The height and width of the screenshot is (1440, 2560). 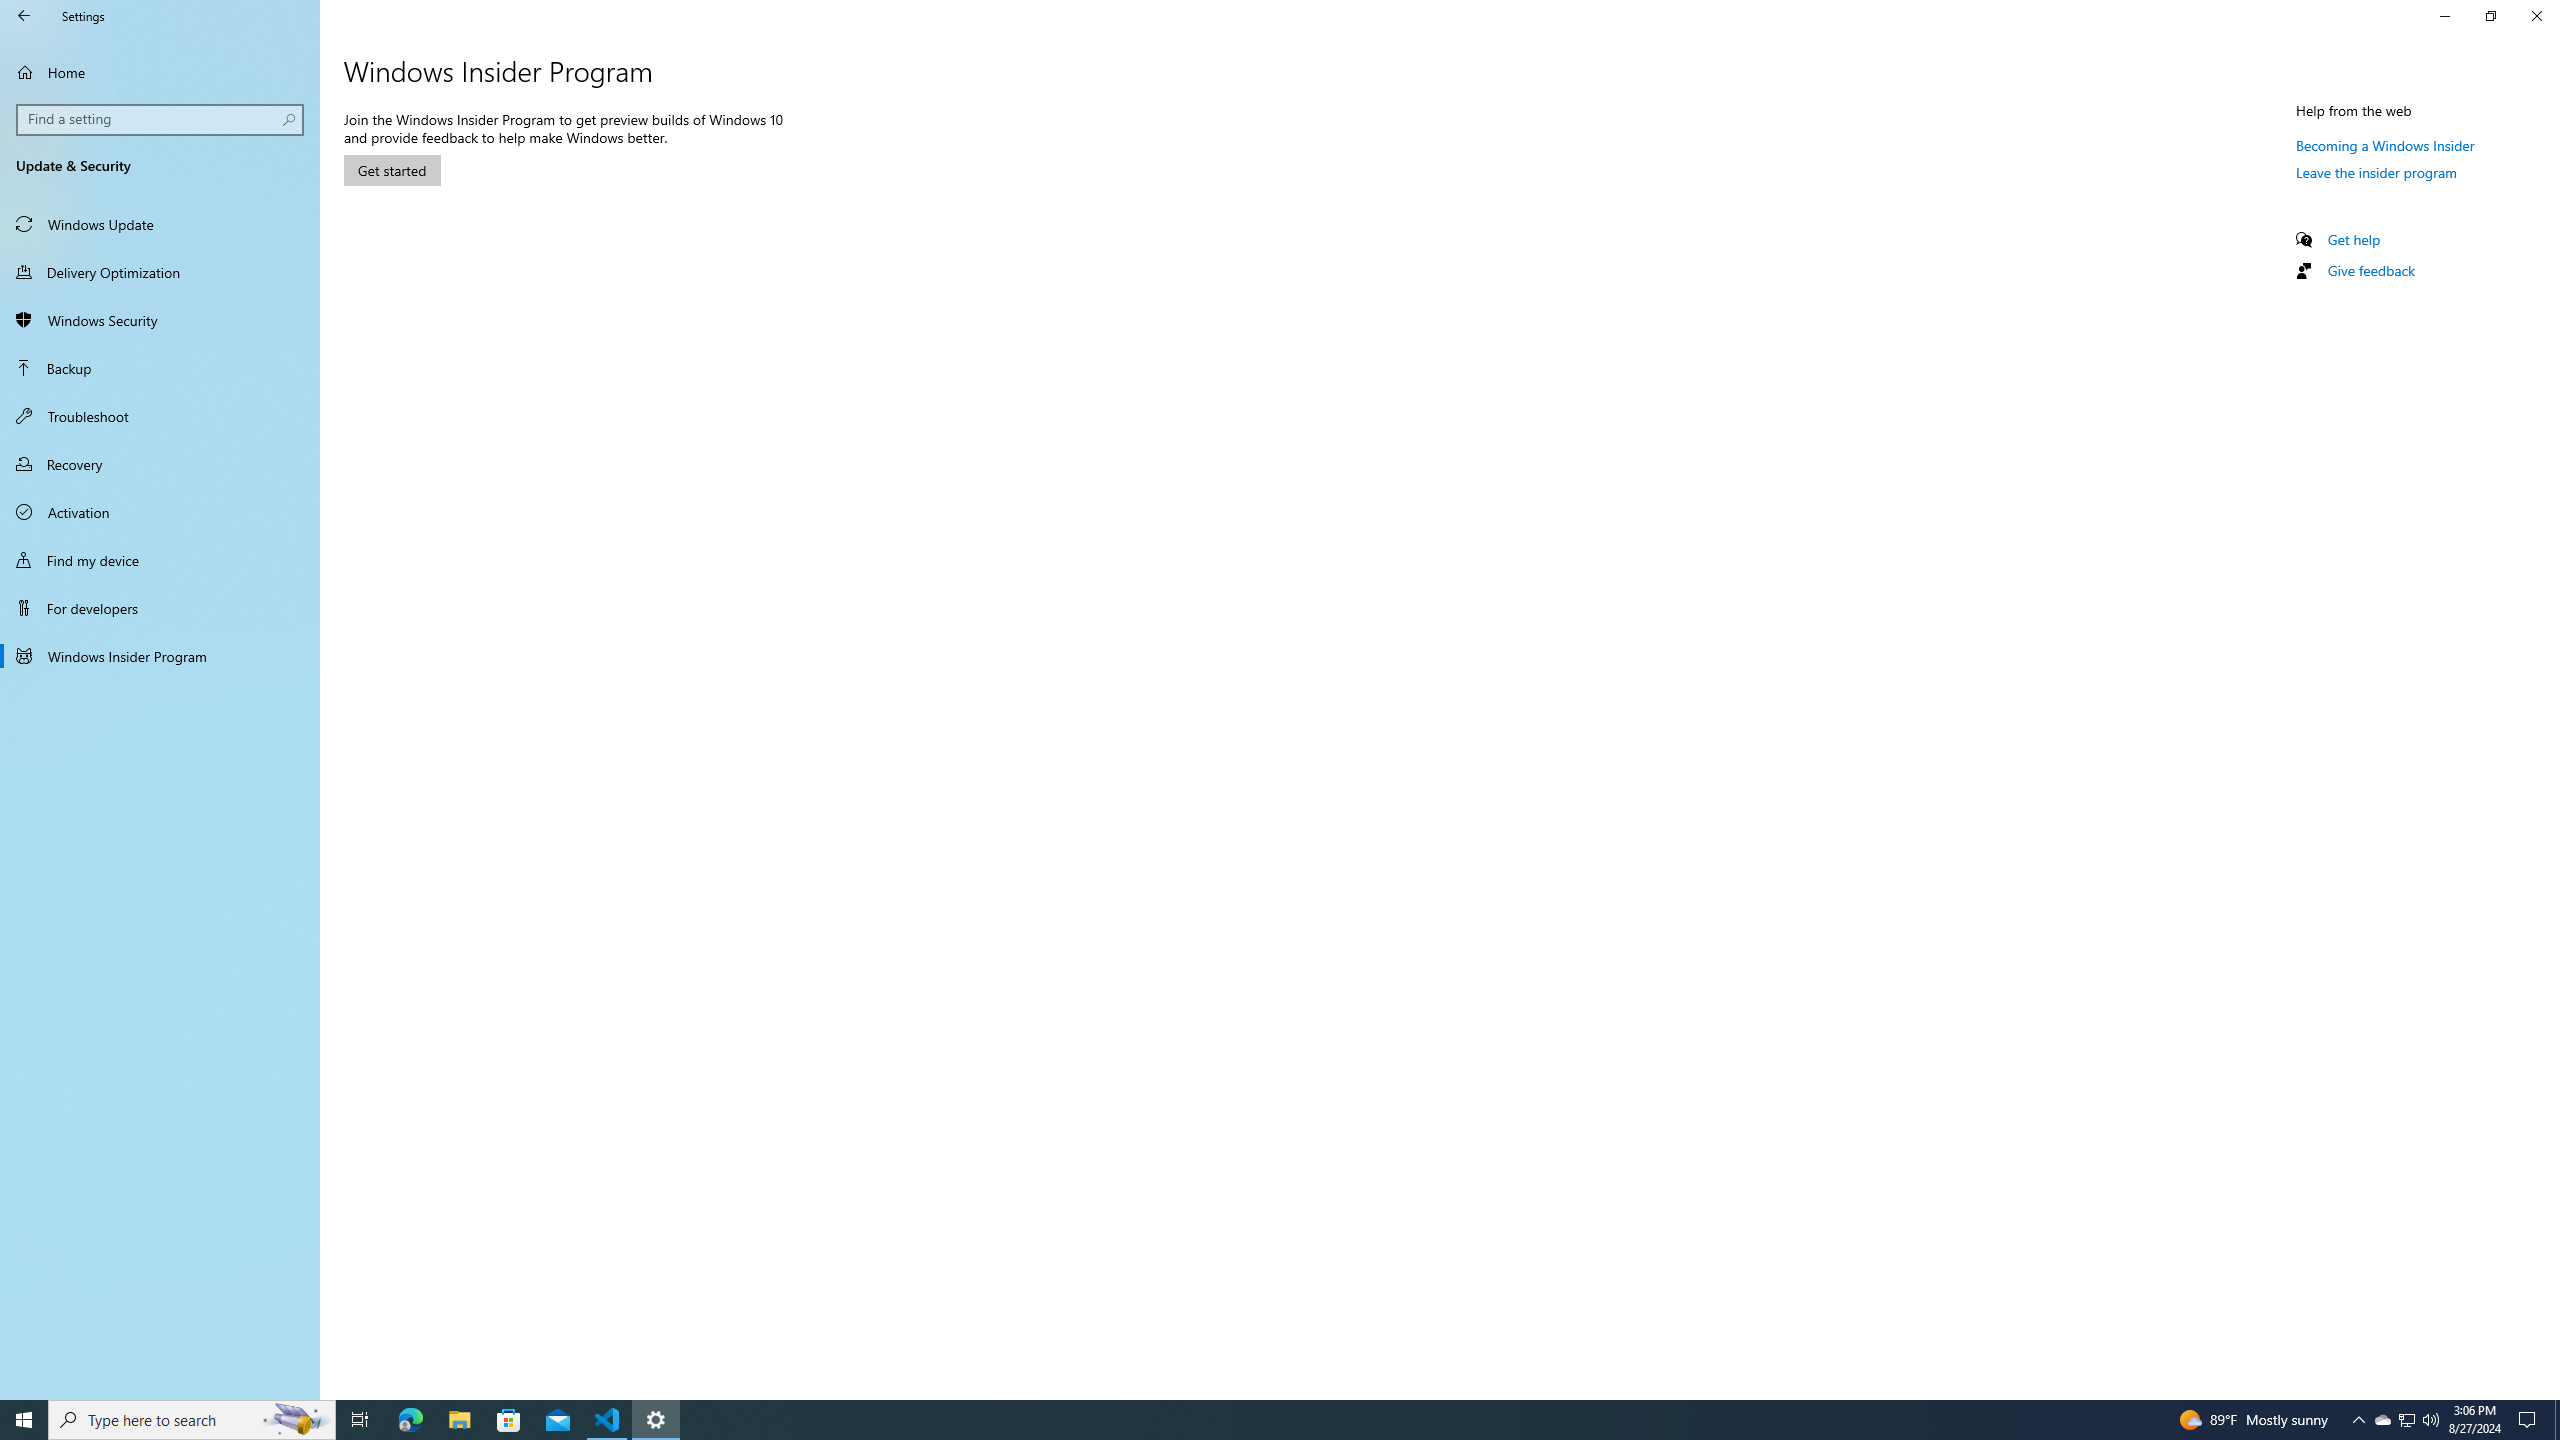 I want to click on 'Windows Insider Program', so click(x=159, y=654).